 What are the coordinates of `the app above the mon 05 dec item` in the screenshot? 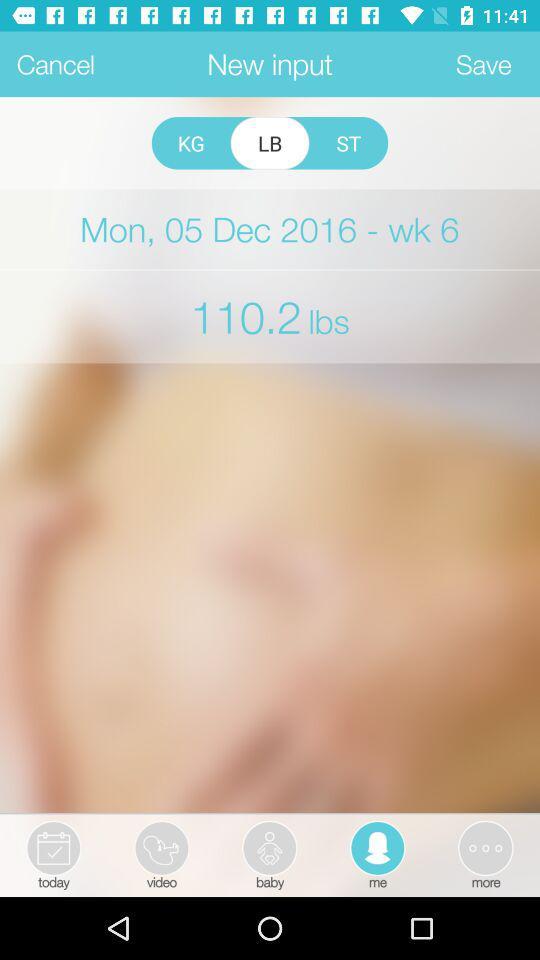 It's located at (191, 142).